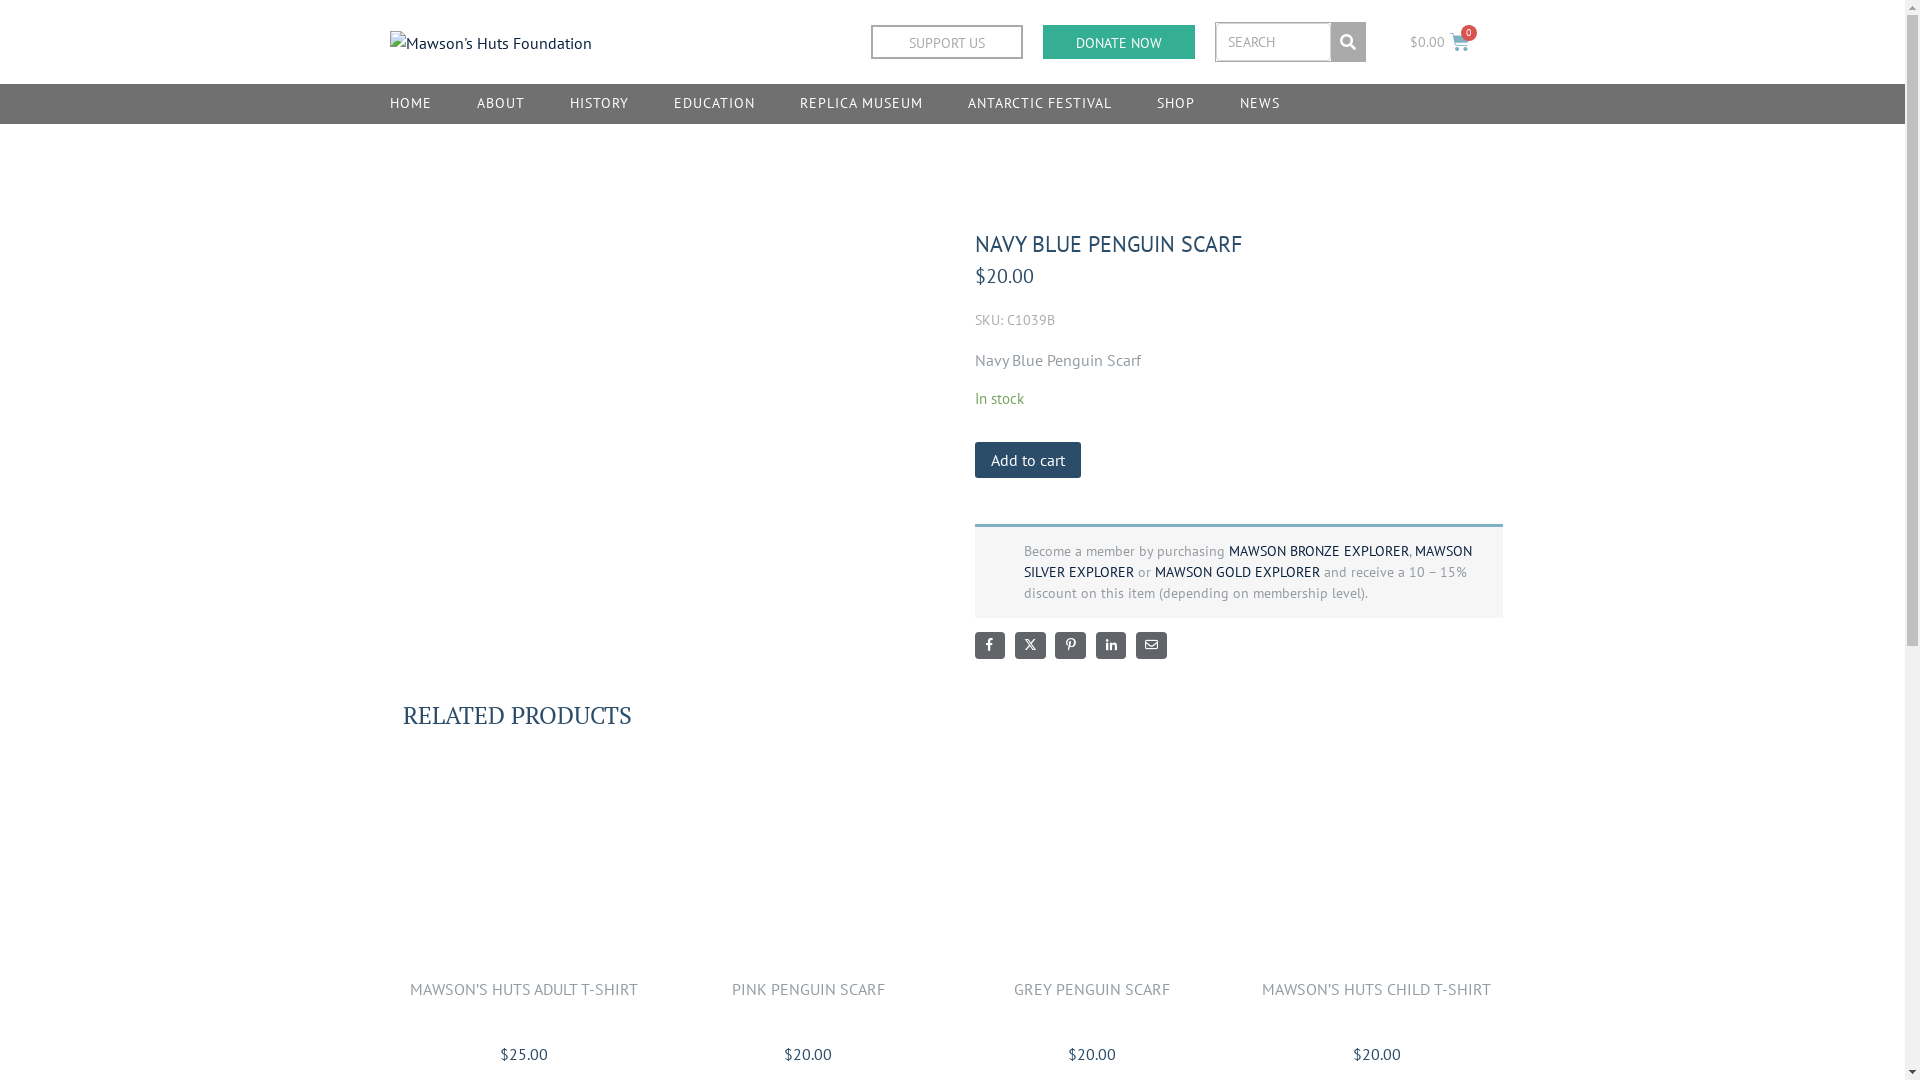  Describe the element at coordinates (1318, 551) in the screenshot. I see `'MAWSON BRONZE EXPLORER'` at that location.